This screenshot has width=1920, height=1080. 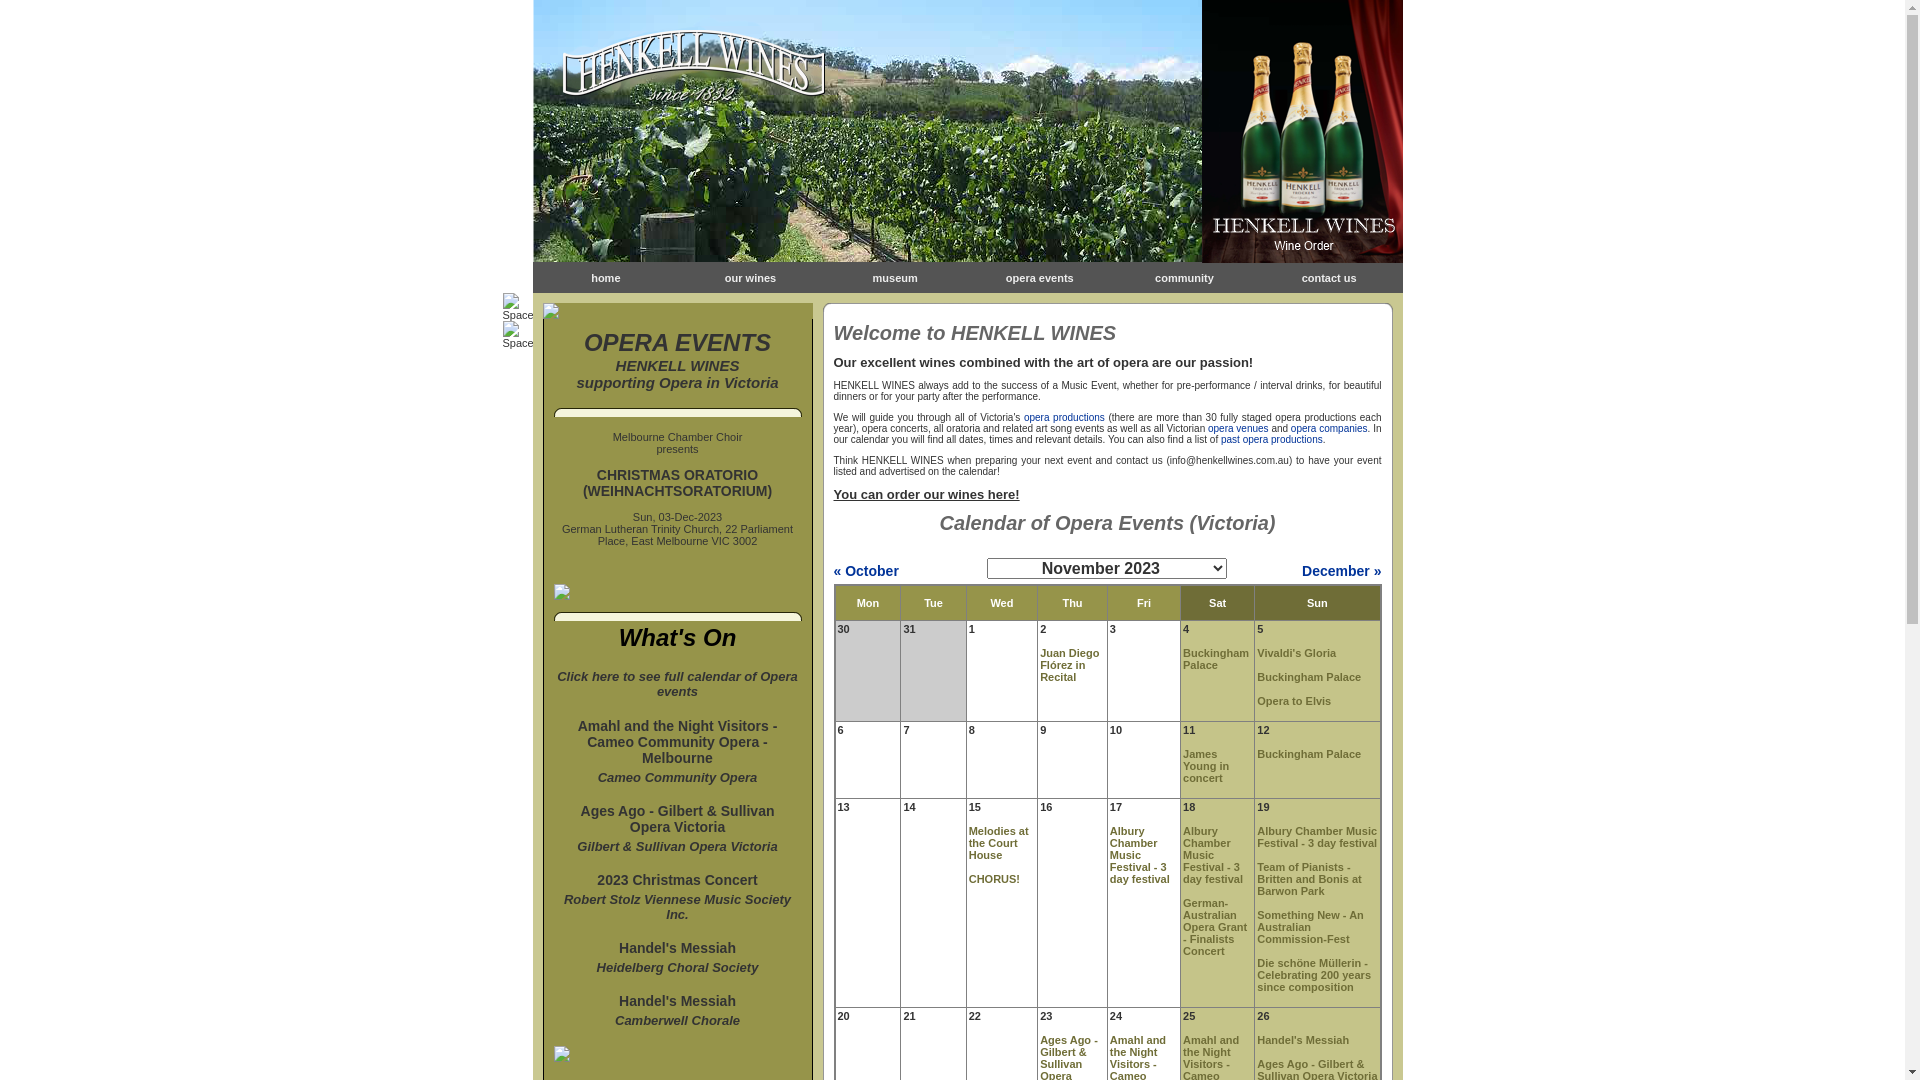 I want to click on 'info@henkellwines.com.au', so click(x=1228, y=460).